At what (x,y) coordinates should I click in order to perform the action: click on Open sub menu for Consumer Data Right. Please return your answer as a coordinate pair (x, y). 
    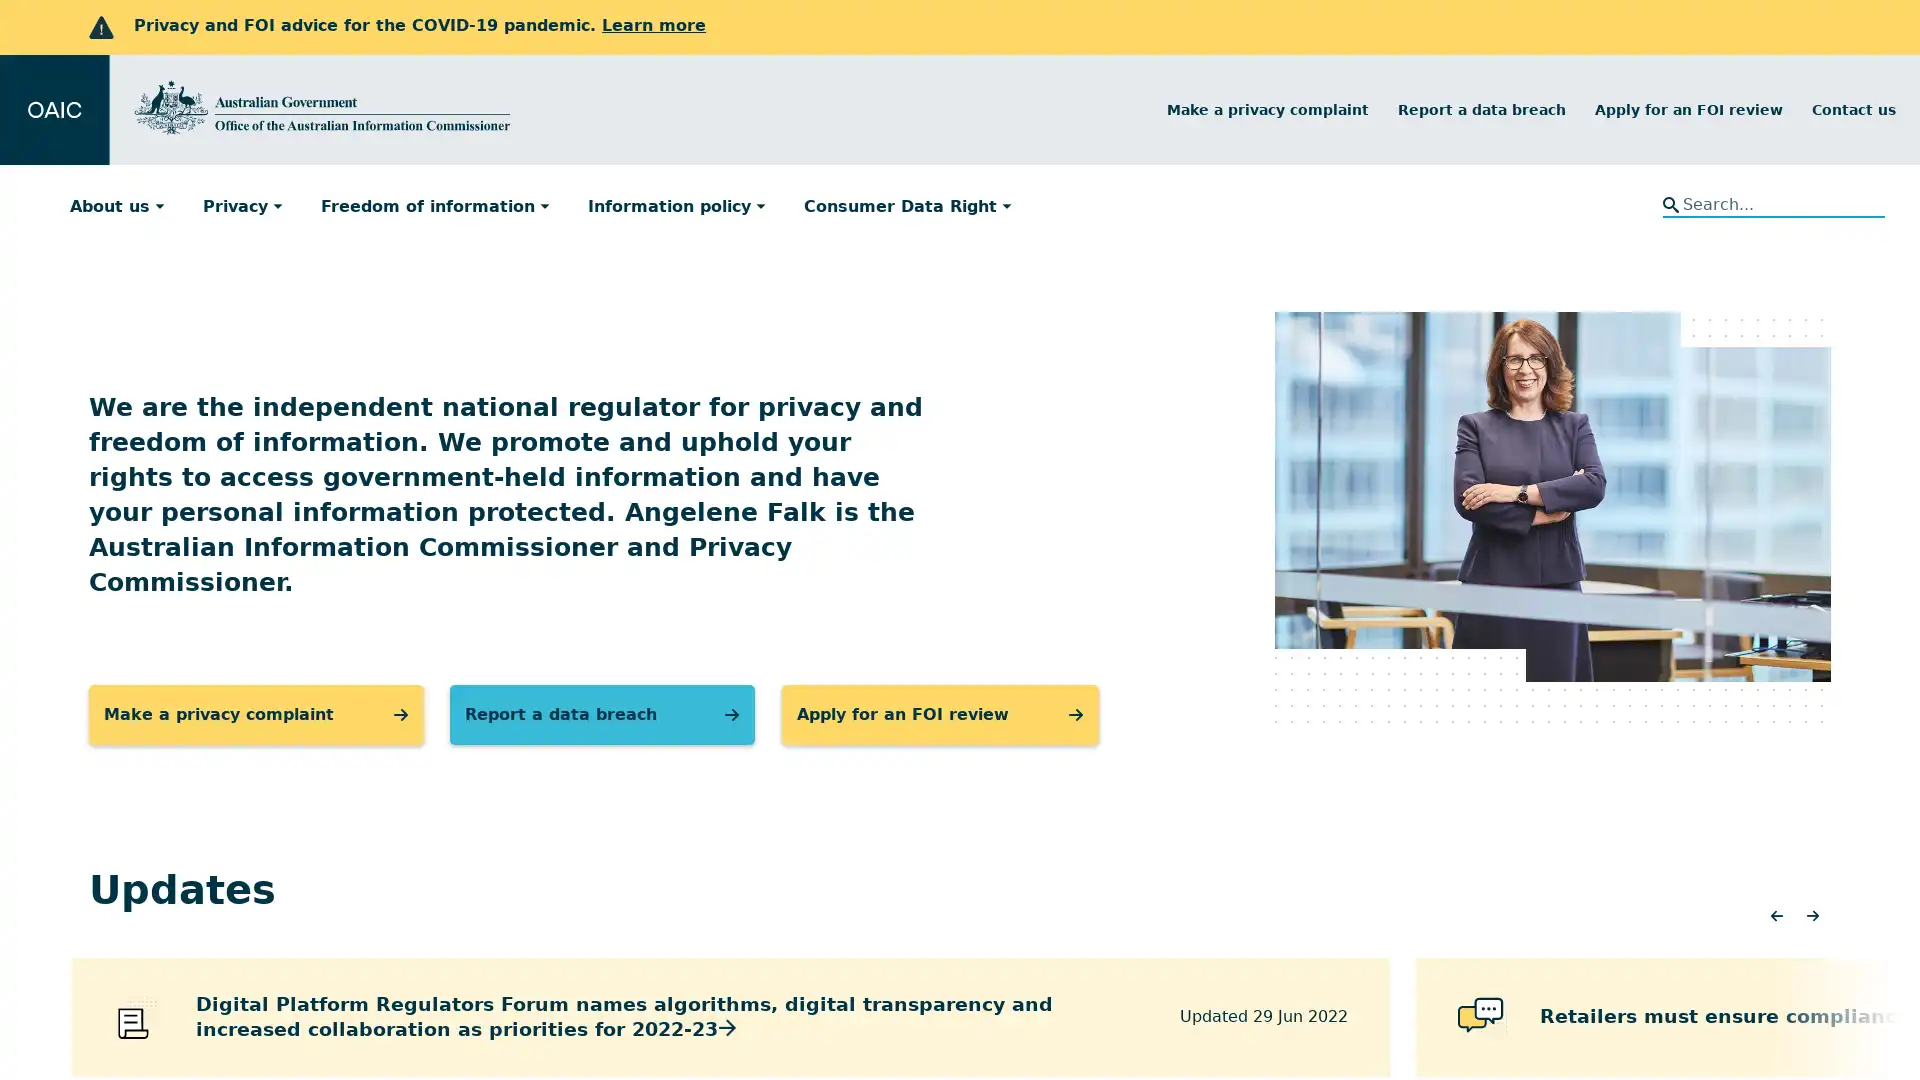
    Looking at the image, I should click on (1014, 205).